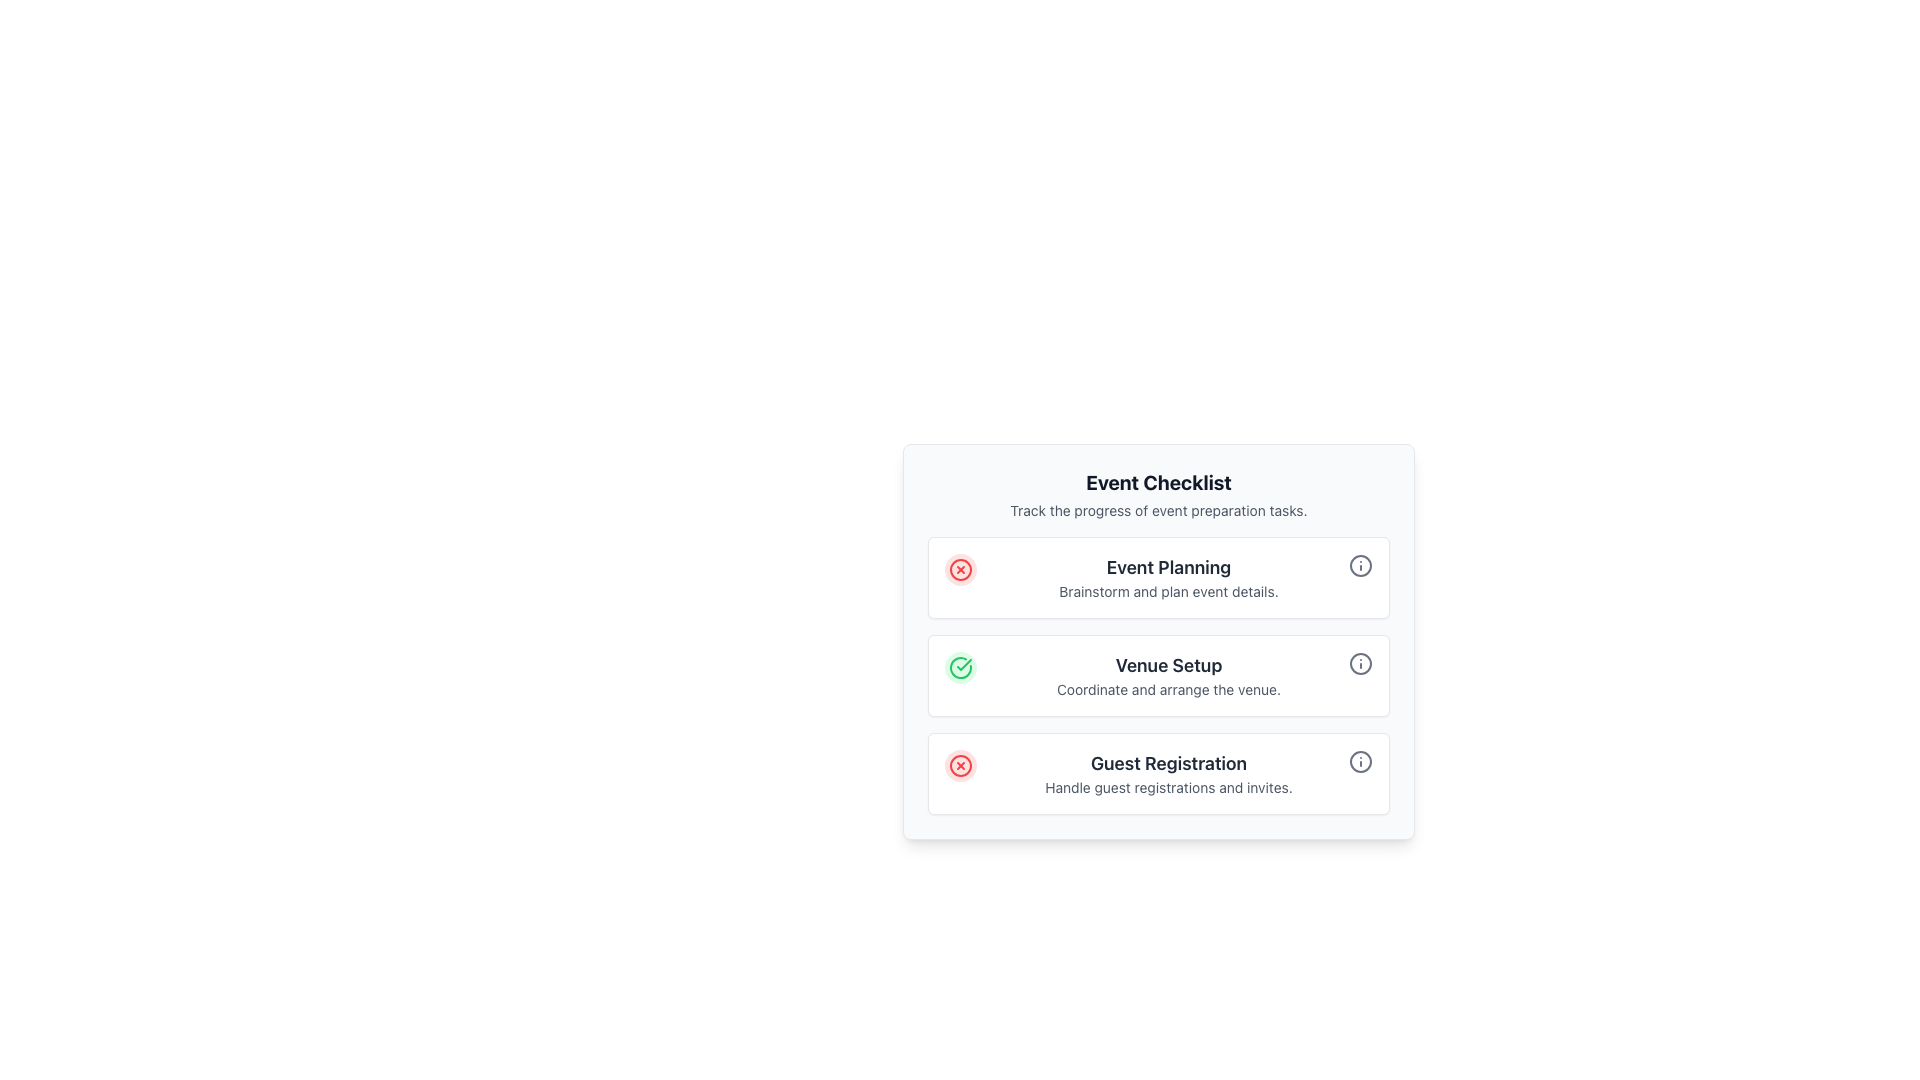 The image size is (1920, 1080). I want to click on text content of the 'Guest Registration' Text Block located at the bottommost section of the card layout, so click(1169, 773).